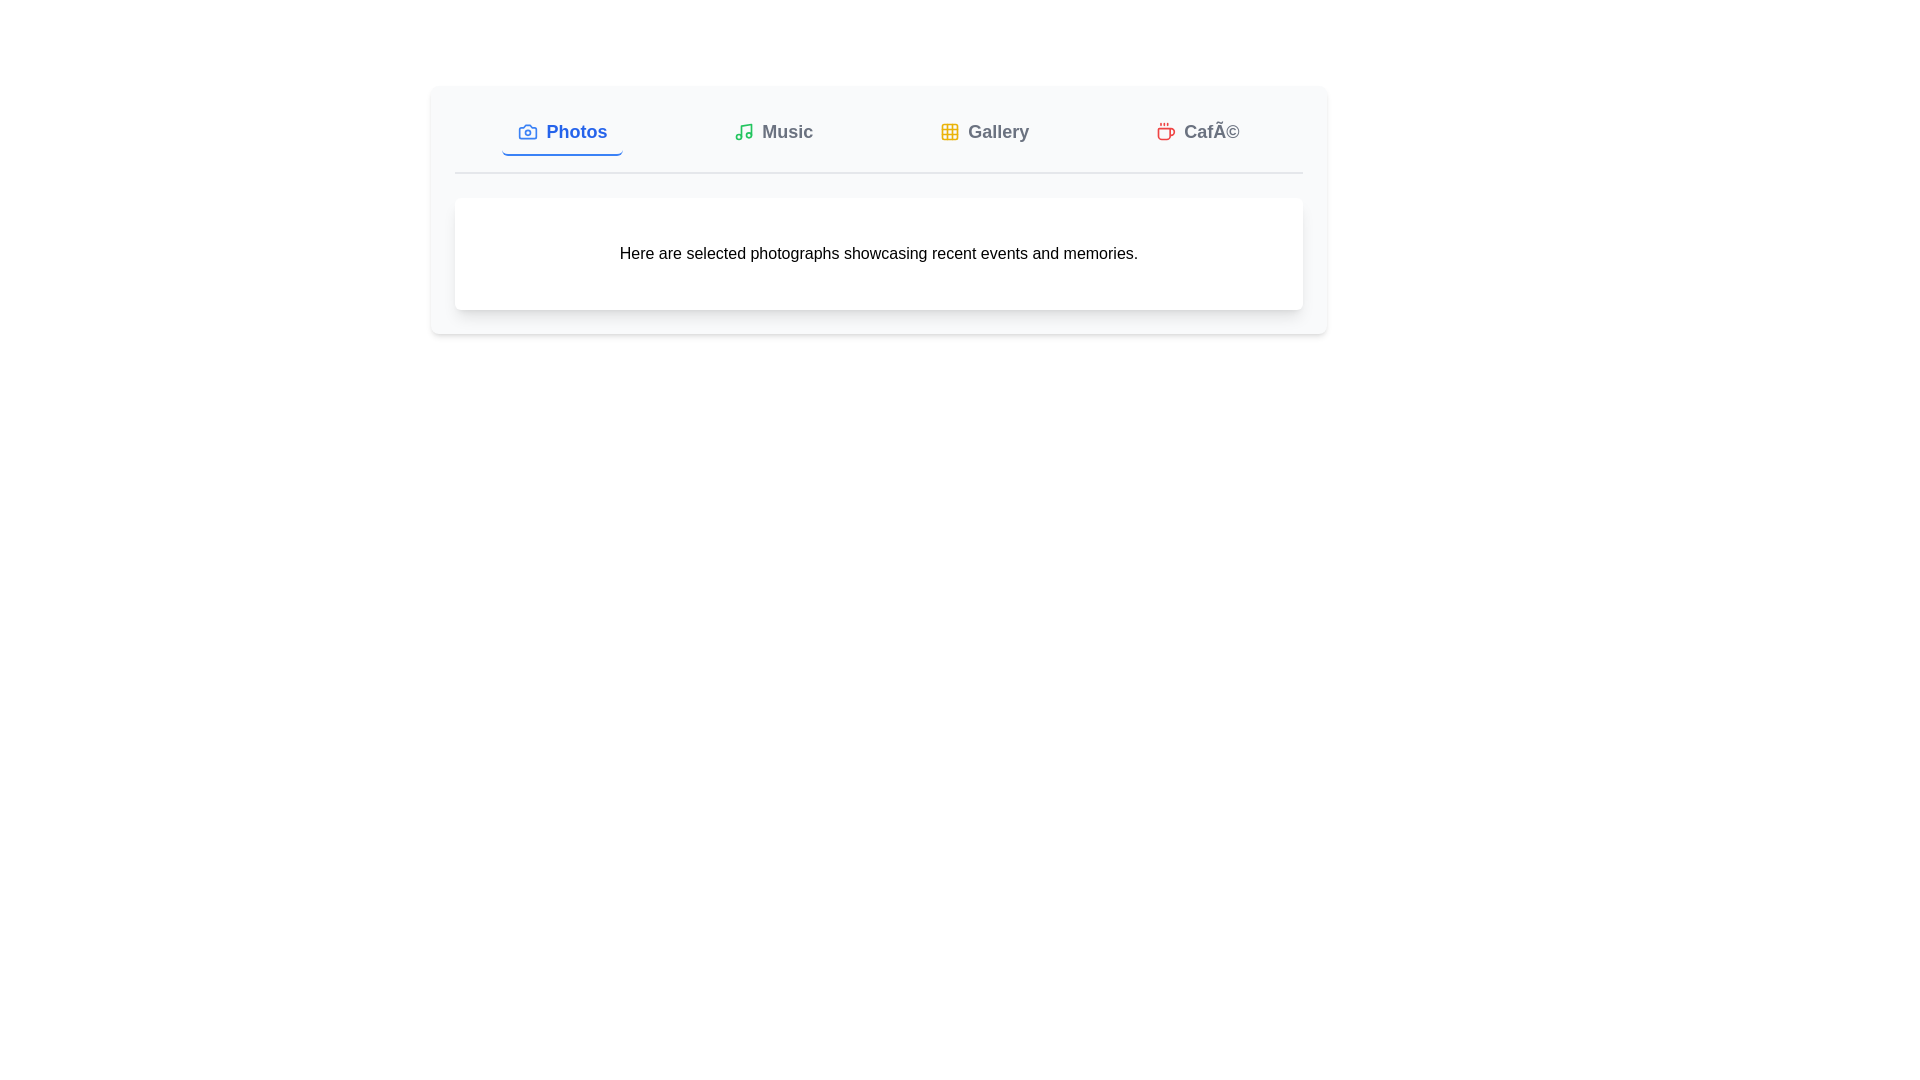 The width and height of the screenshot is (1920, 1080). What do you see at coordinates (878, 141) in the screenshot?
I see `the Navigation bar at the center point` at bounding box center [878, 141].